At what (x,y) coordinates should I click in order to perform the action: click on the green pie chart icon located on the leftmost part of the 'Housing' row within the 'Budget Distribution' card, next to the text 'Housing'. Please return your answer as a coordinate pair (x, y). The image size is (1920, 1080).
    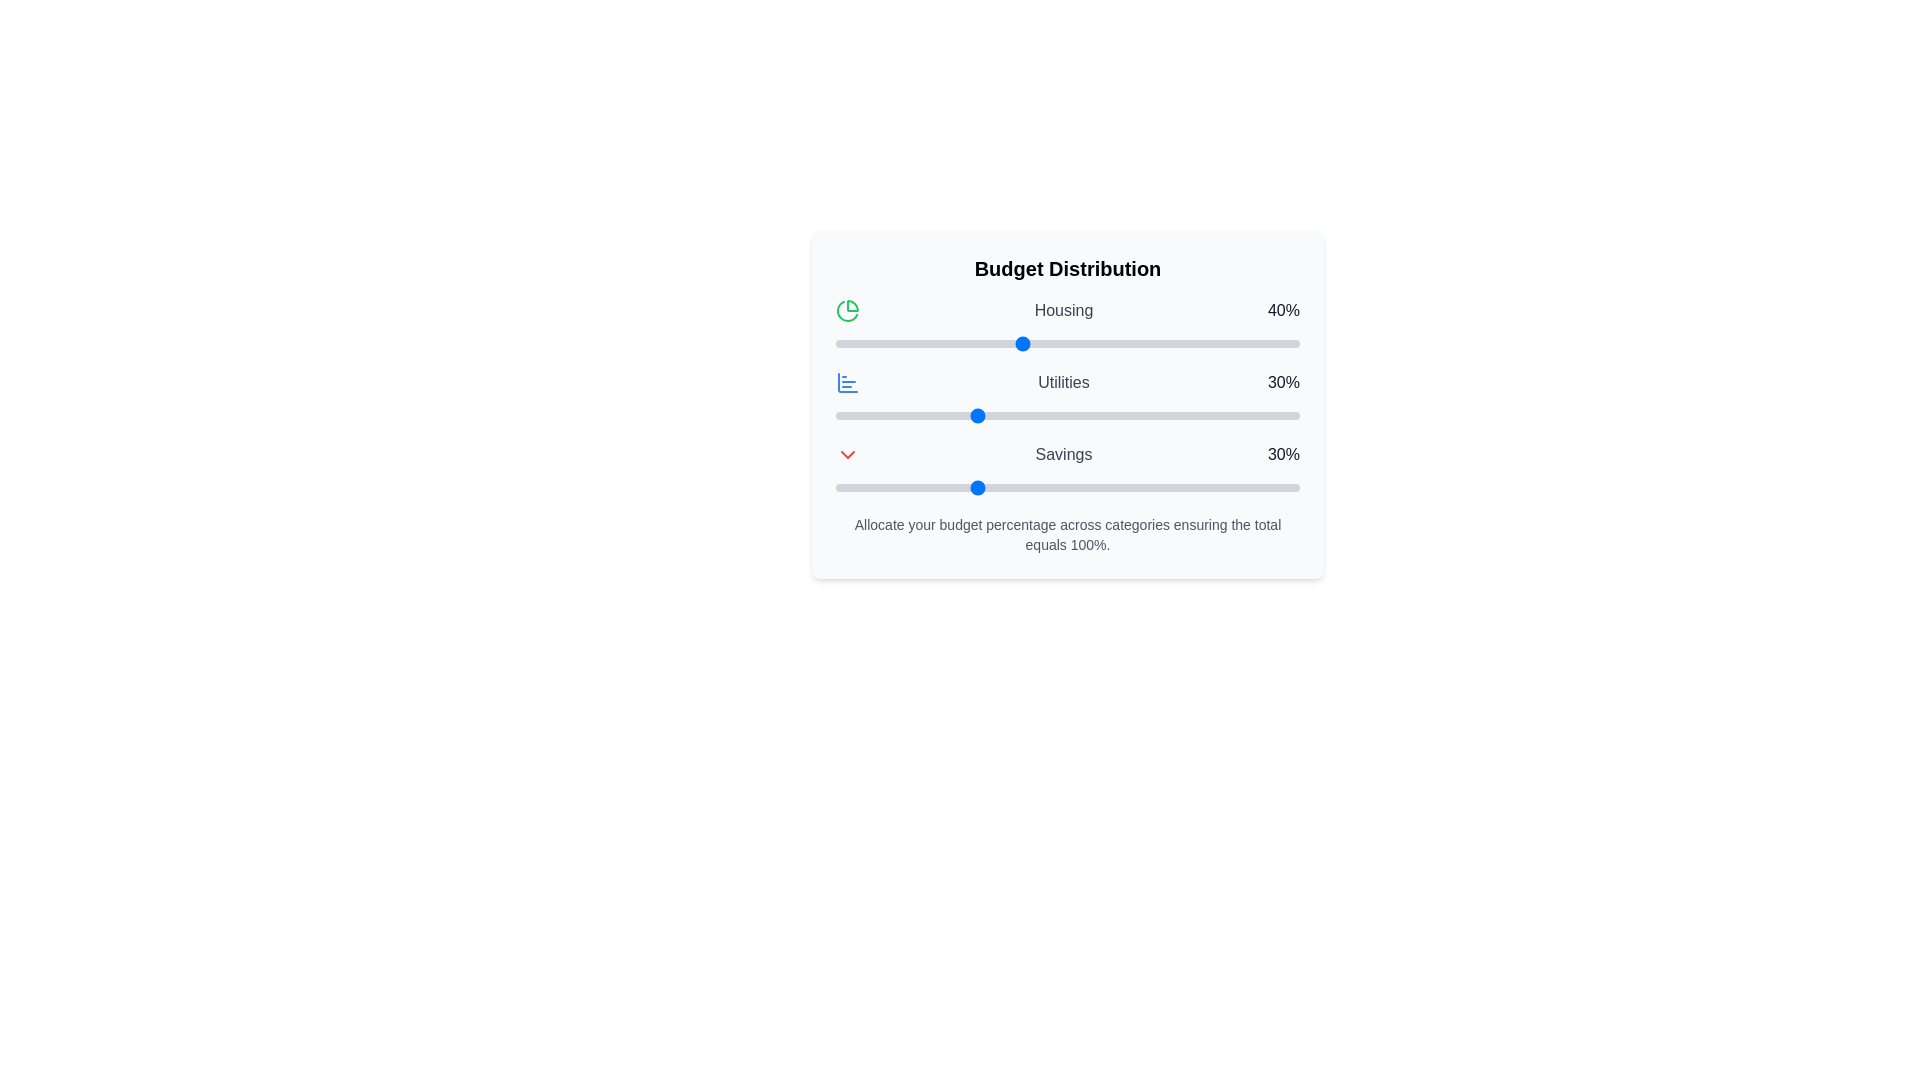
    Looking at the image, I should click on (848, 311).